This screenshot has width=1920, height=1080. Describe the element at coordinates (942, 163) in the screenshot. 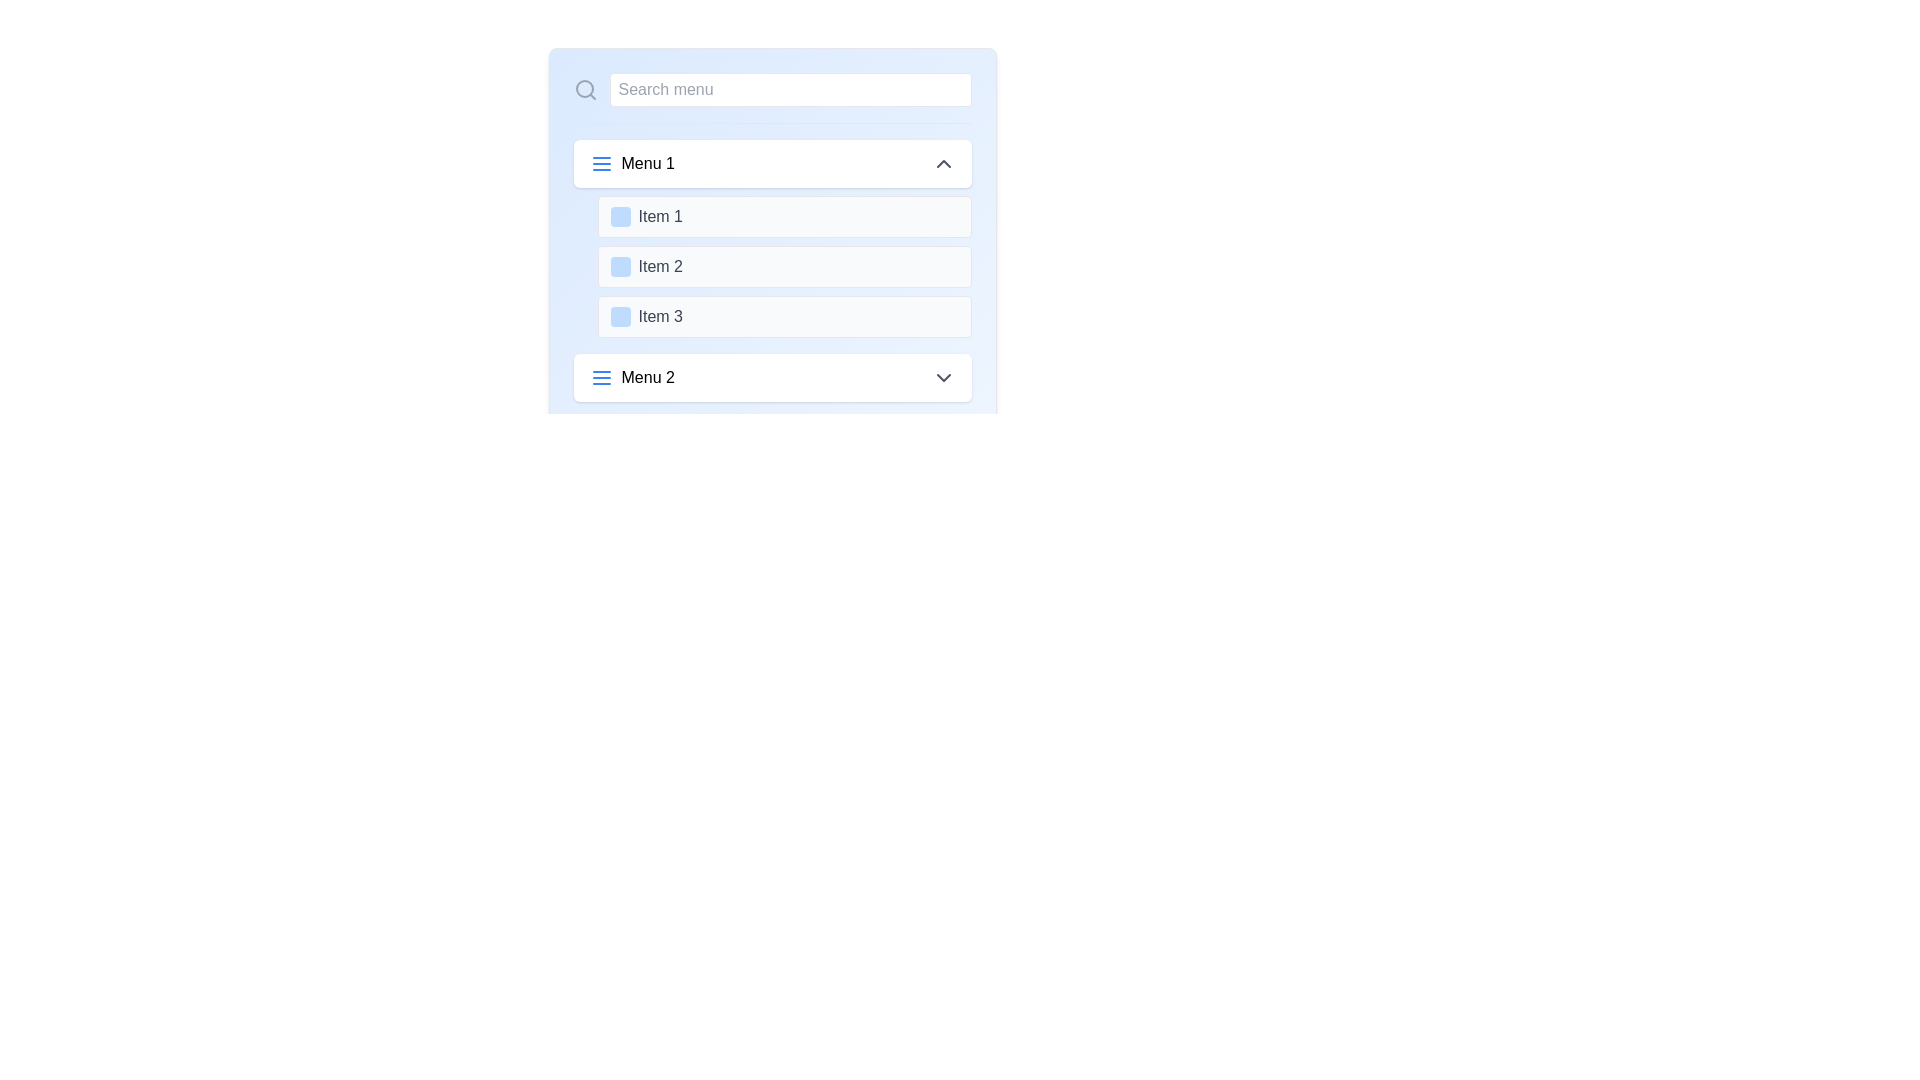

I see `the upward-pointing chevron icon with a black outline next to 'Menu 1'` at that location.